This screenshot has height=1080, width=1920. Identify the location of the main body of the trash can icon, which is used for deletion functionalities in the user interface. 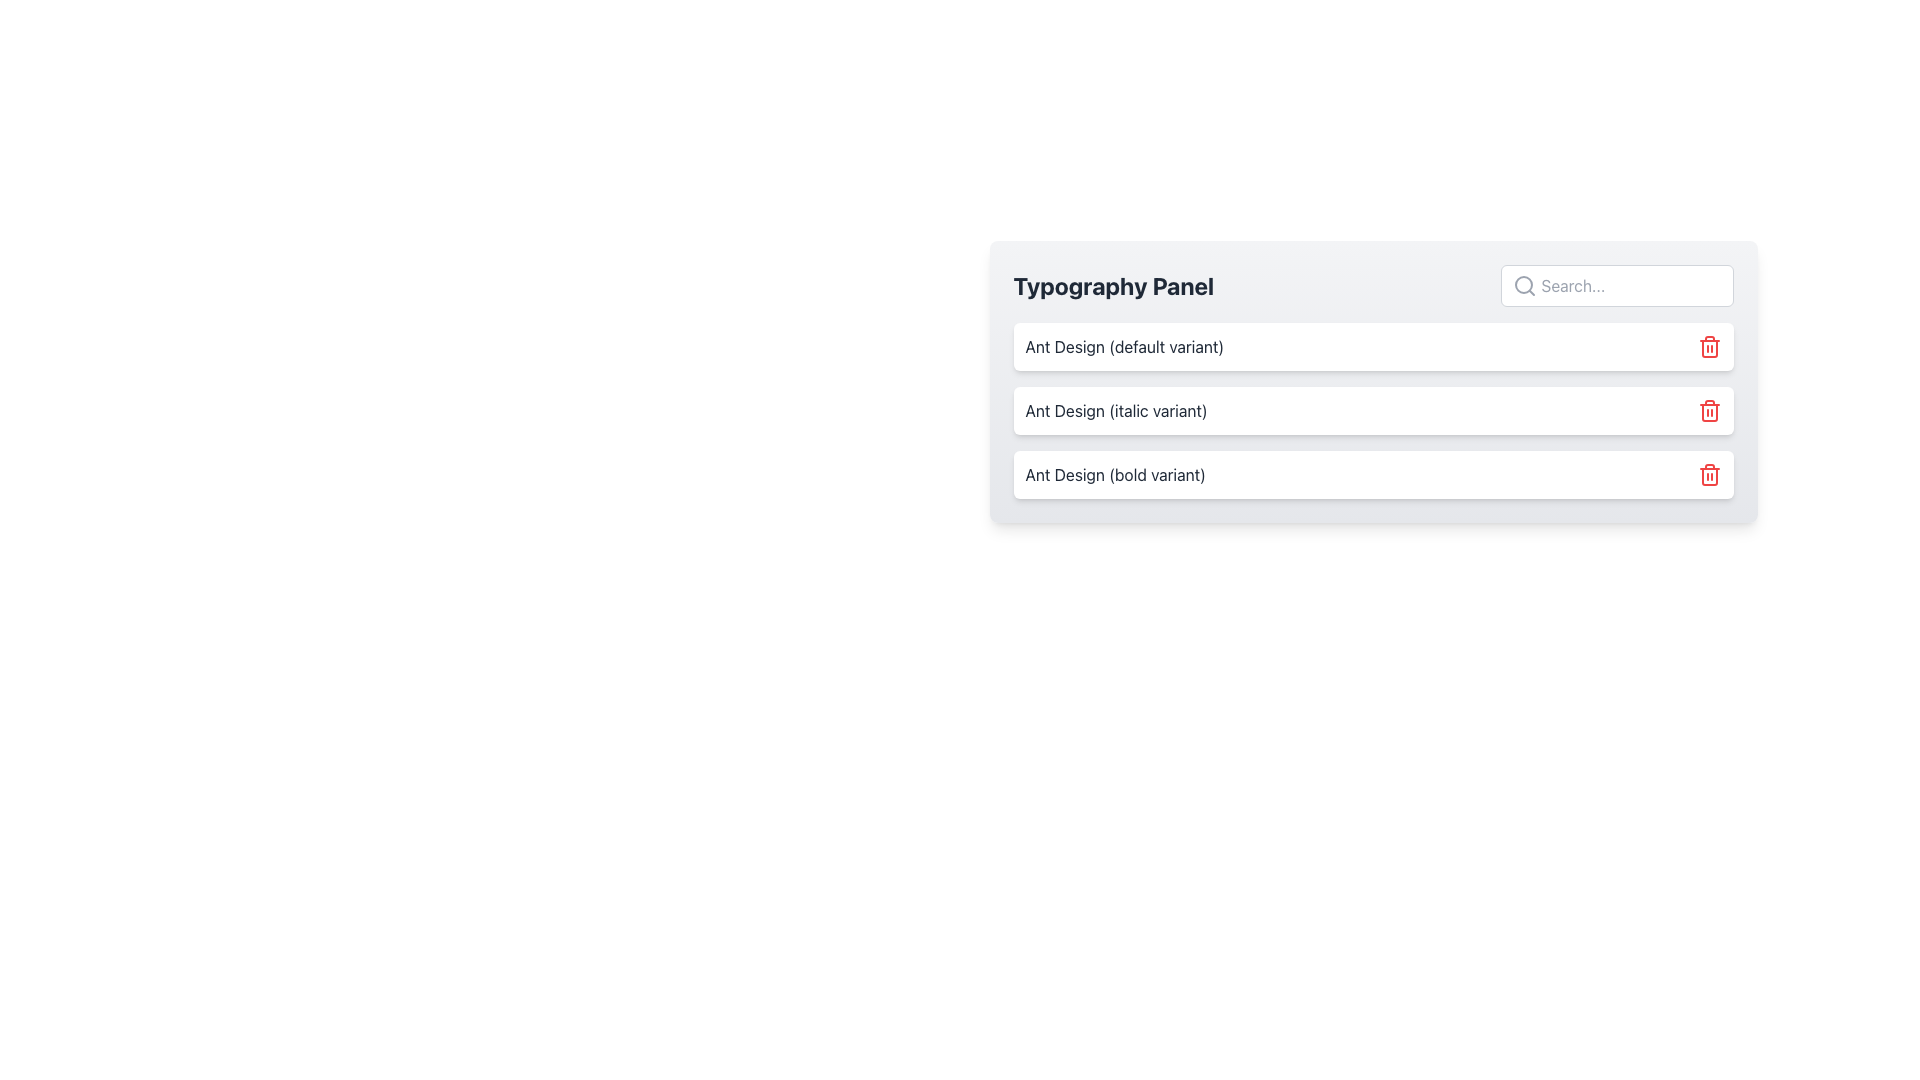
(1708, 411).